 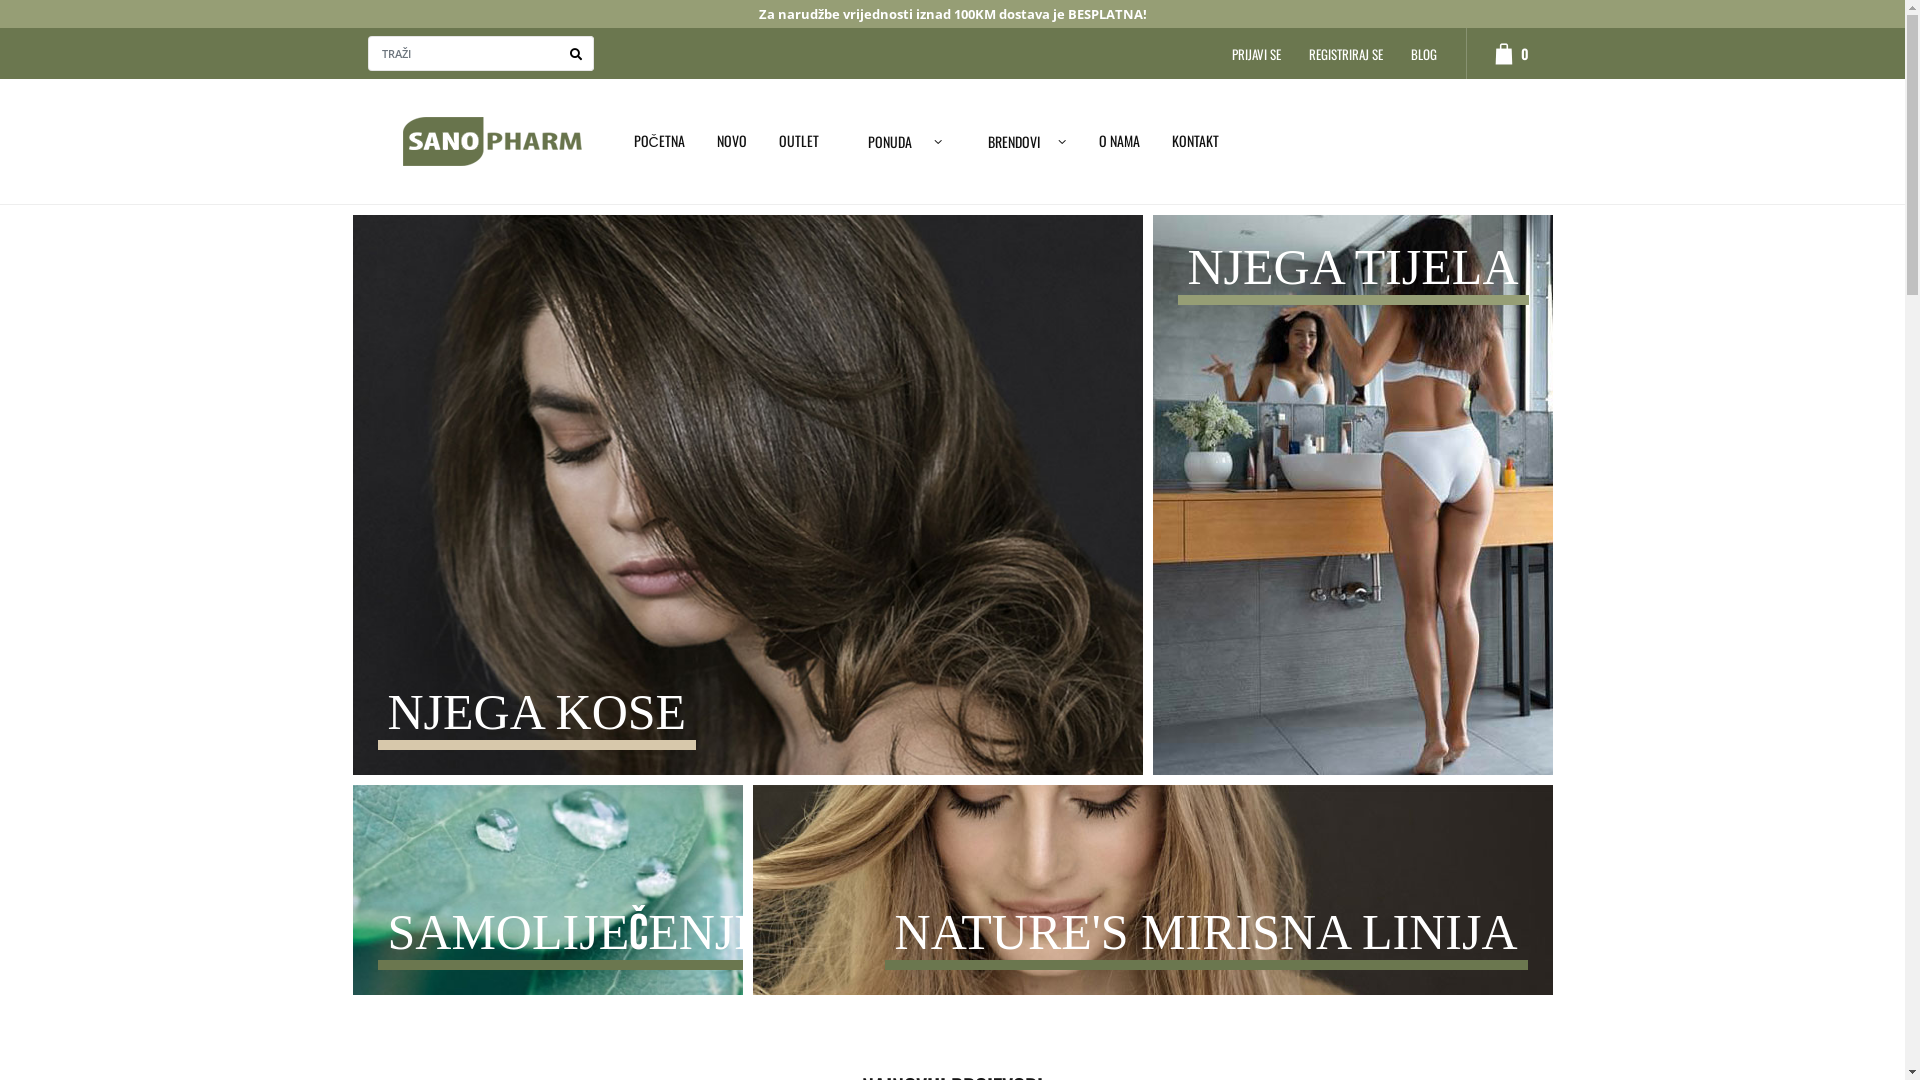 I want to click on 'PONUDA', so click(x=835, y=140).